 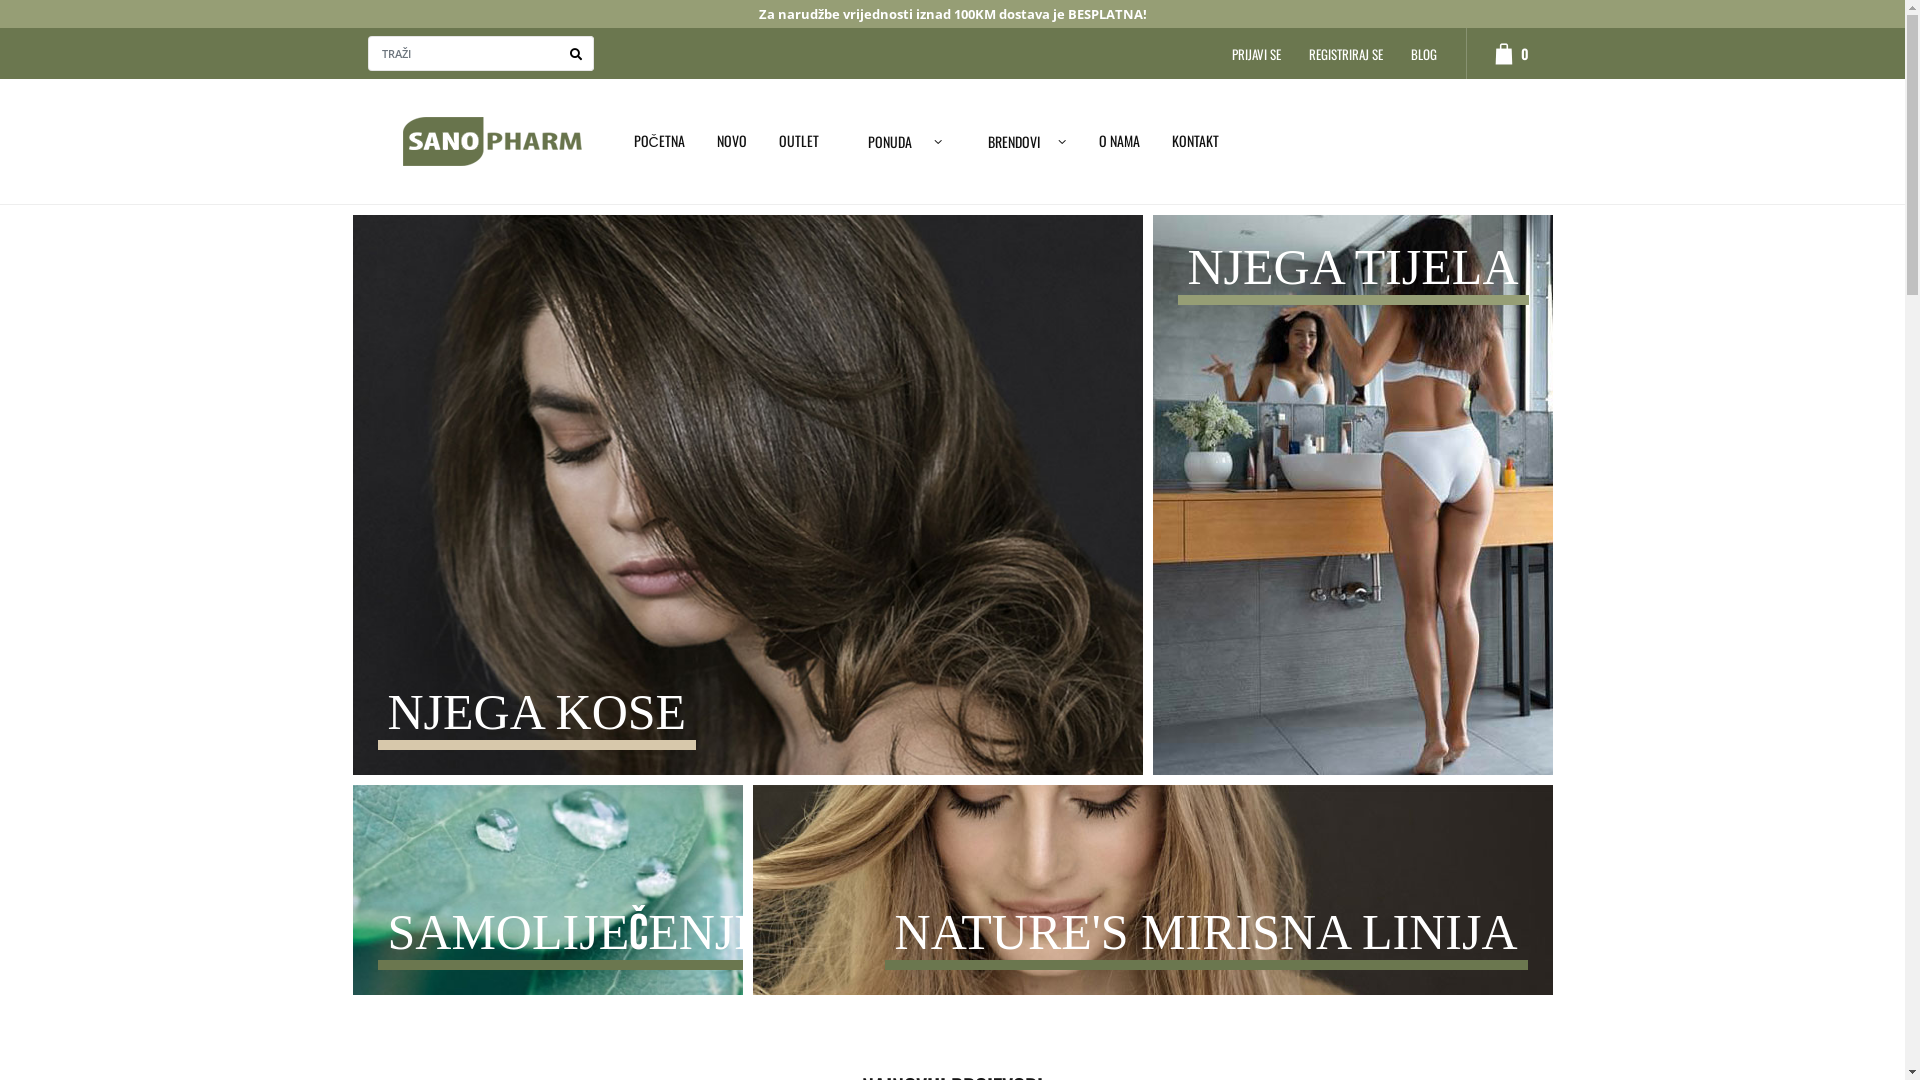 I want to click on 'PONUDA', so click(x=835, y=140).